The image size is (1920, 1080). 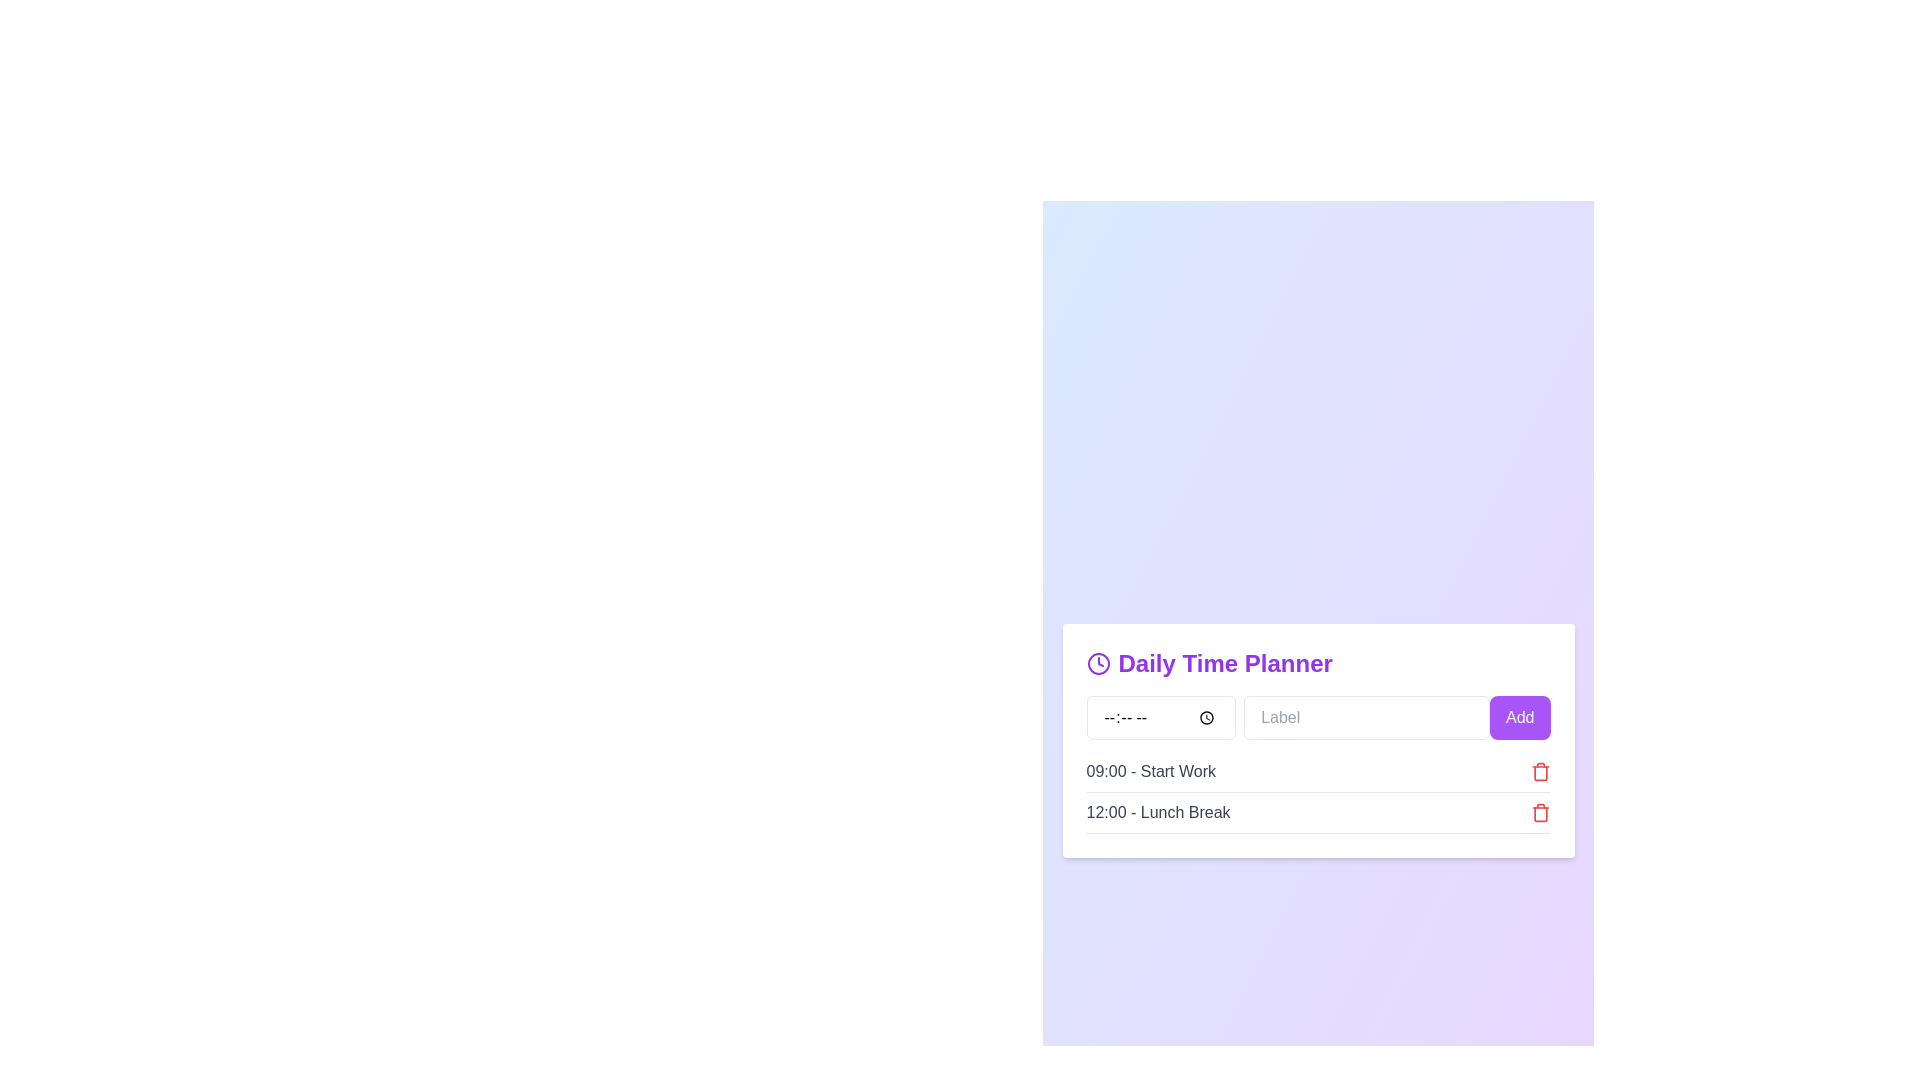 I want to click on the 'Add' button, so click(x=1520, y=716).